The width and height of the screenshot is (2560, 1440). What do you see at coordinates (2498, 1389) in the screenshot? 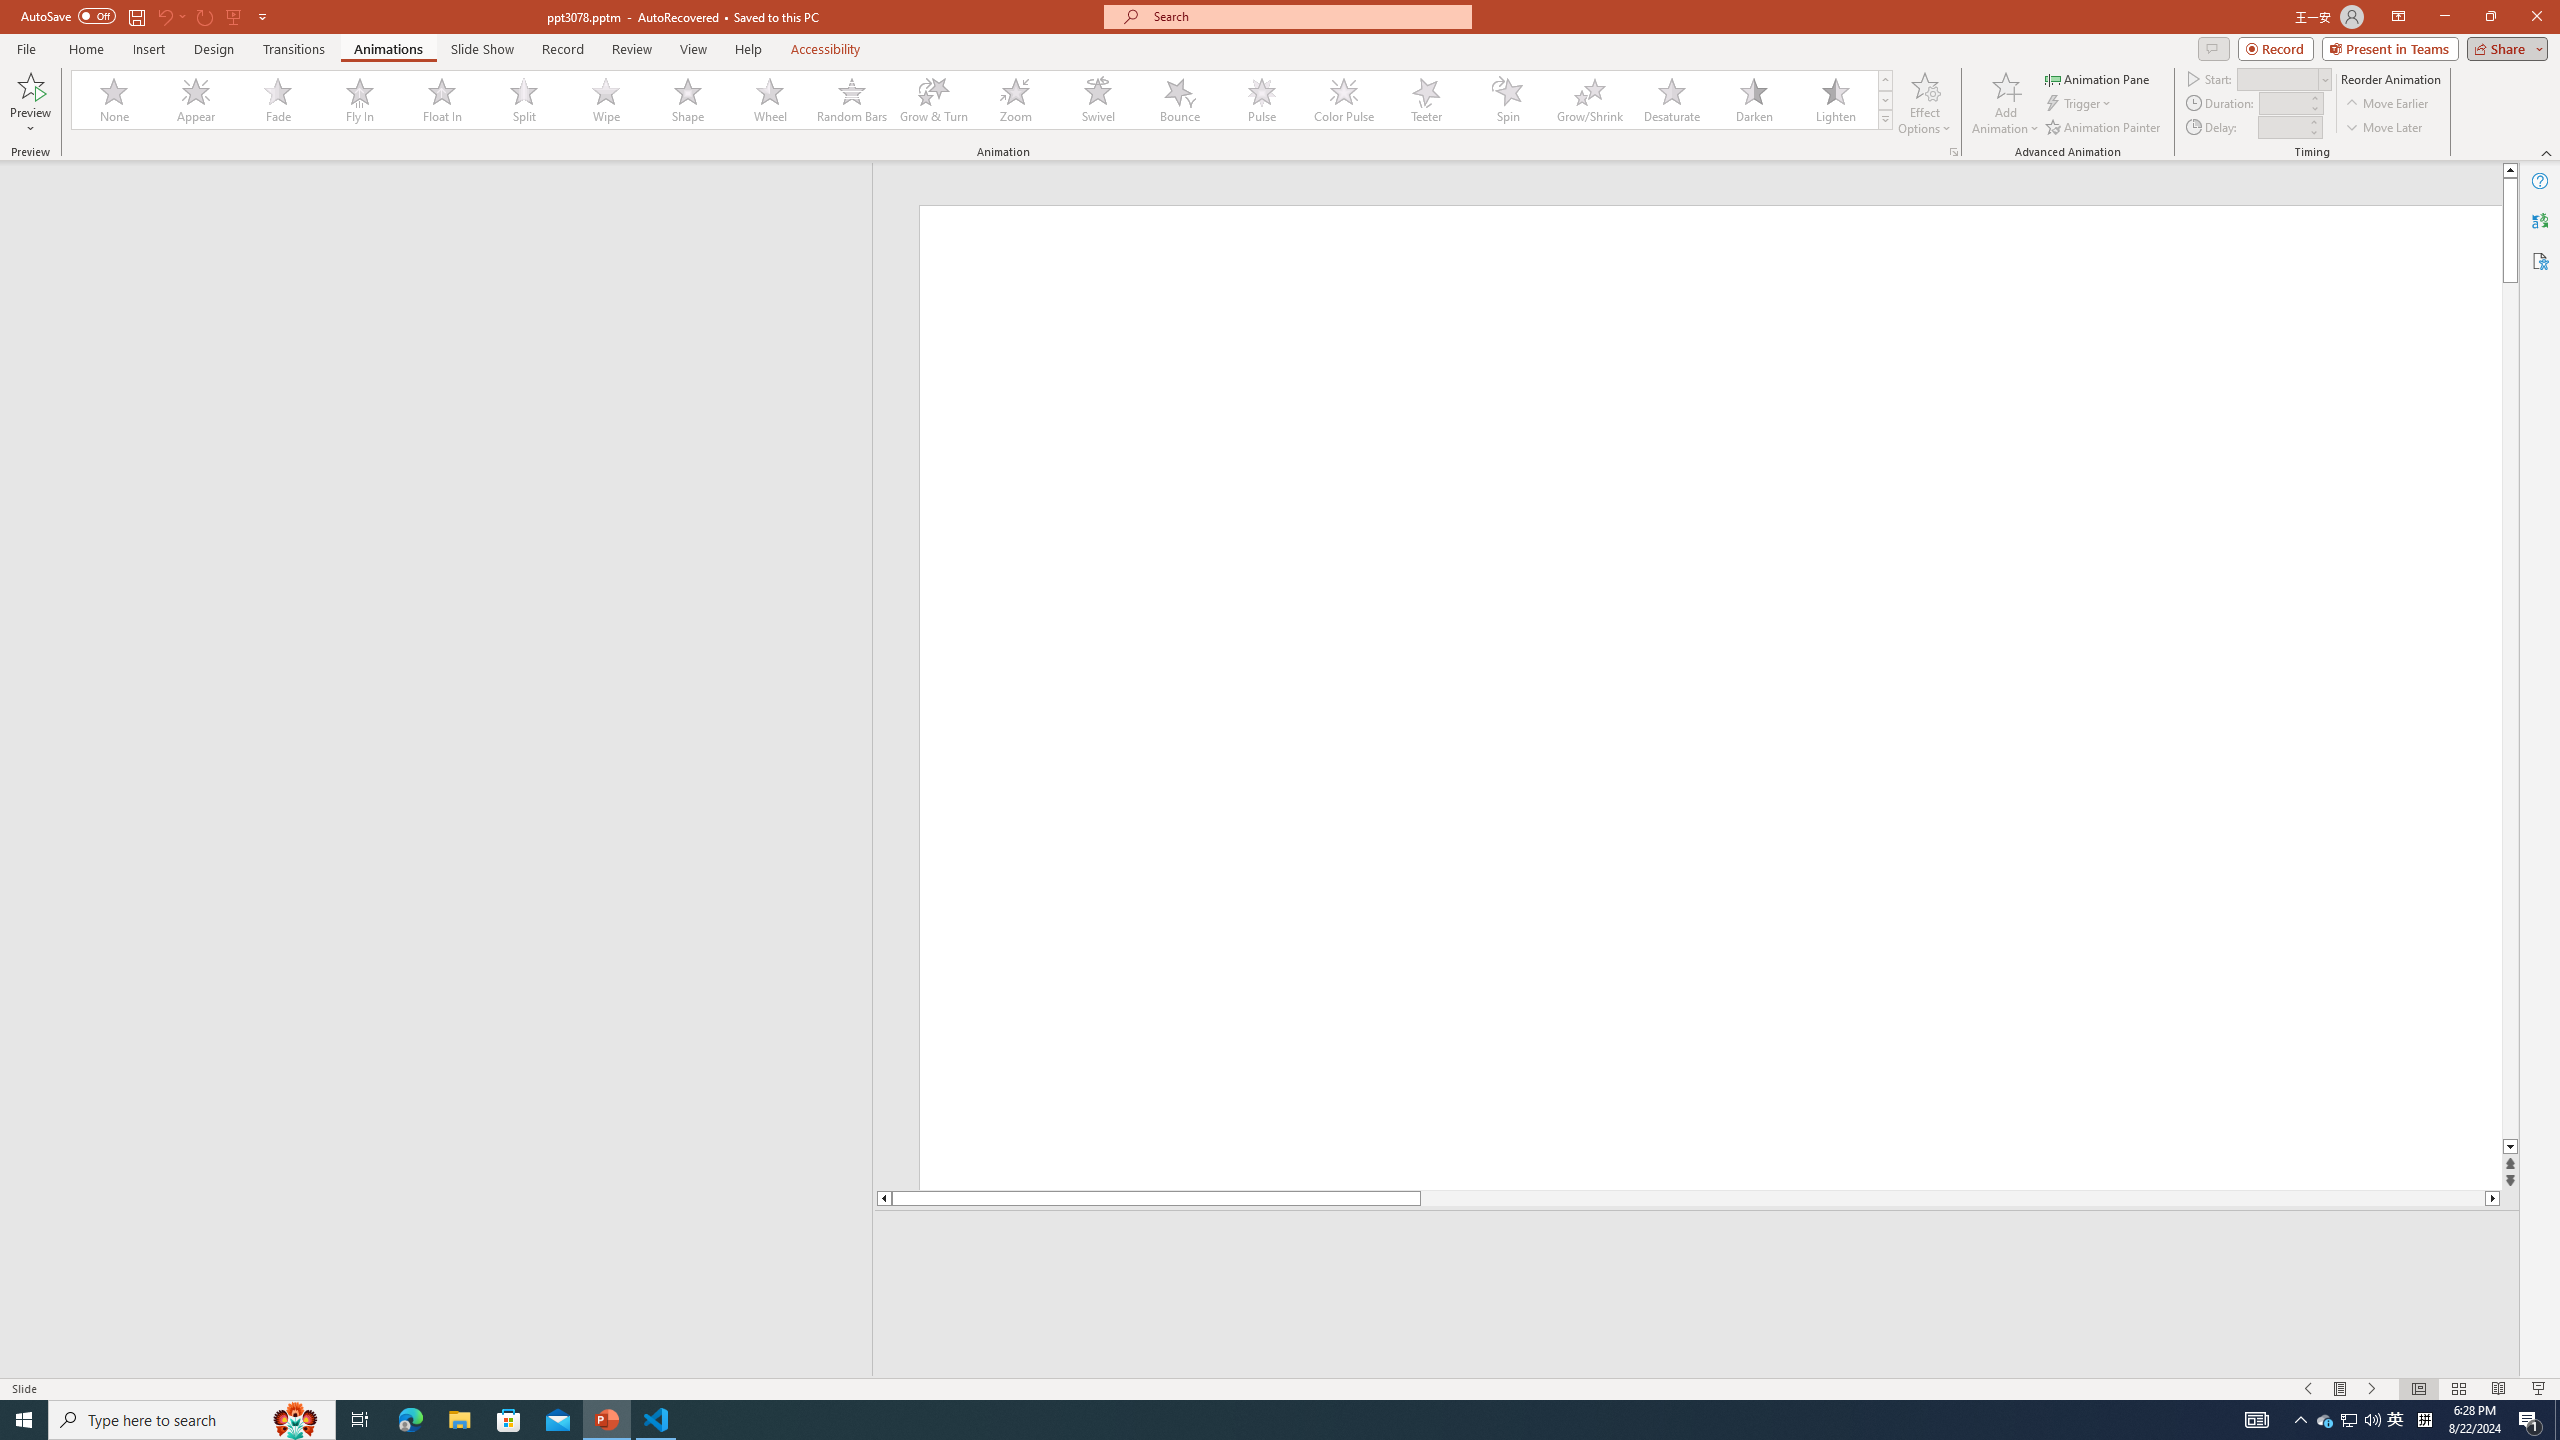
I see `'Reading View'` at bounding box center [2498, 1389].